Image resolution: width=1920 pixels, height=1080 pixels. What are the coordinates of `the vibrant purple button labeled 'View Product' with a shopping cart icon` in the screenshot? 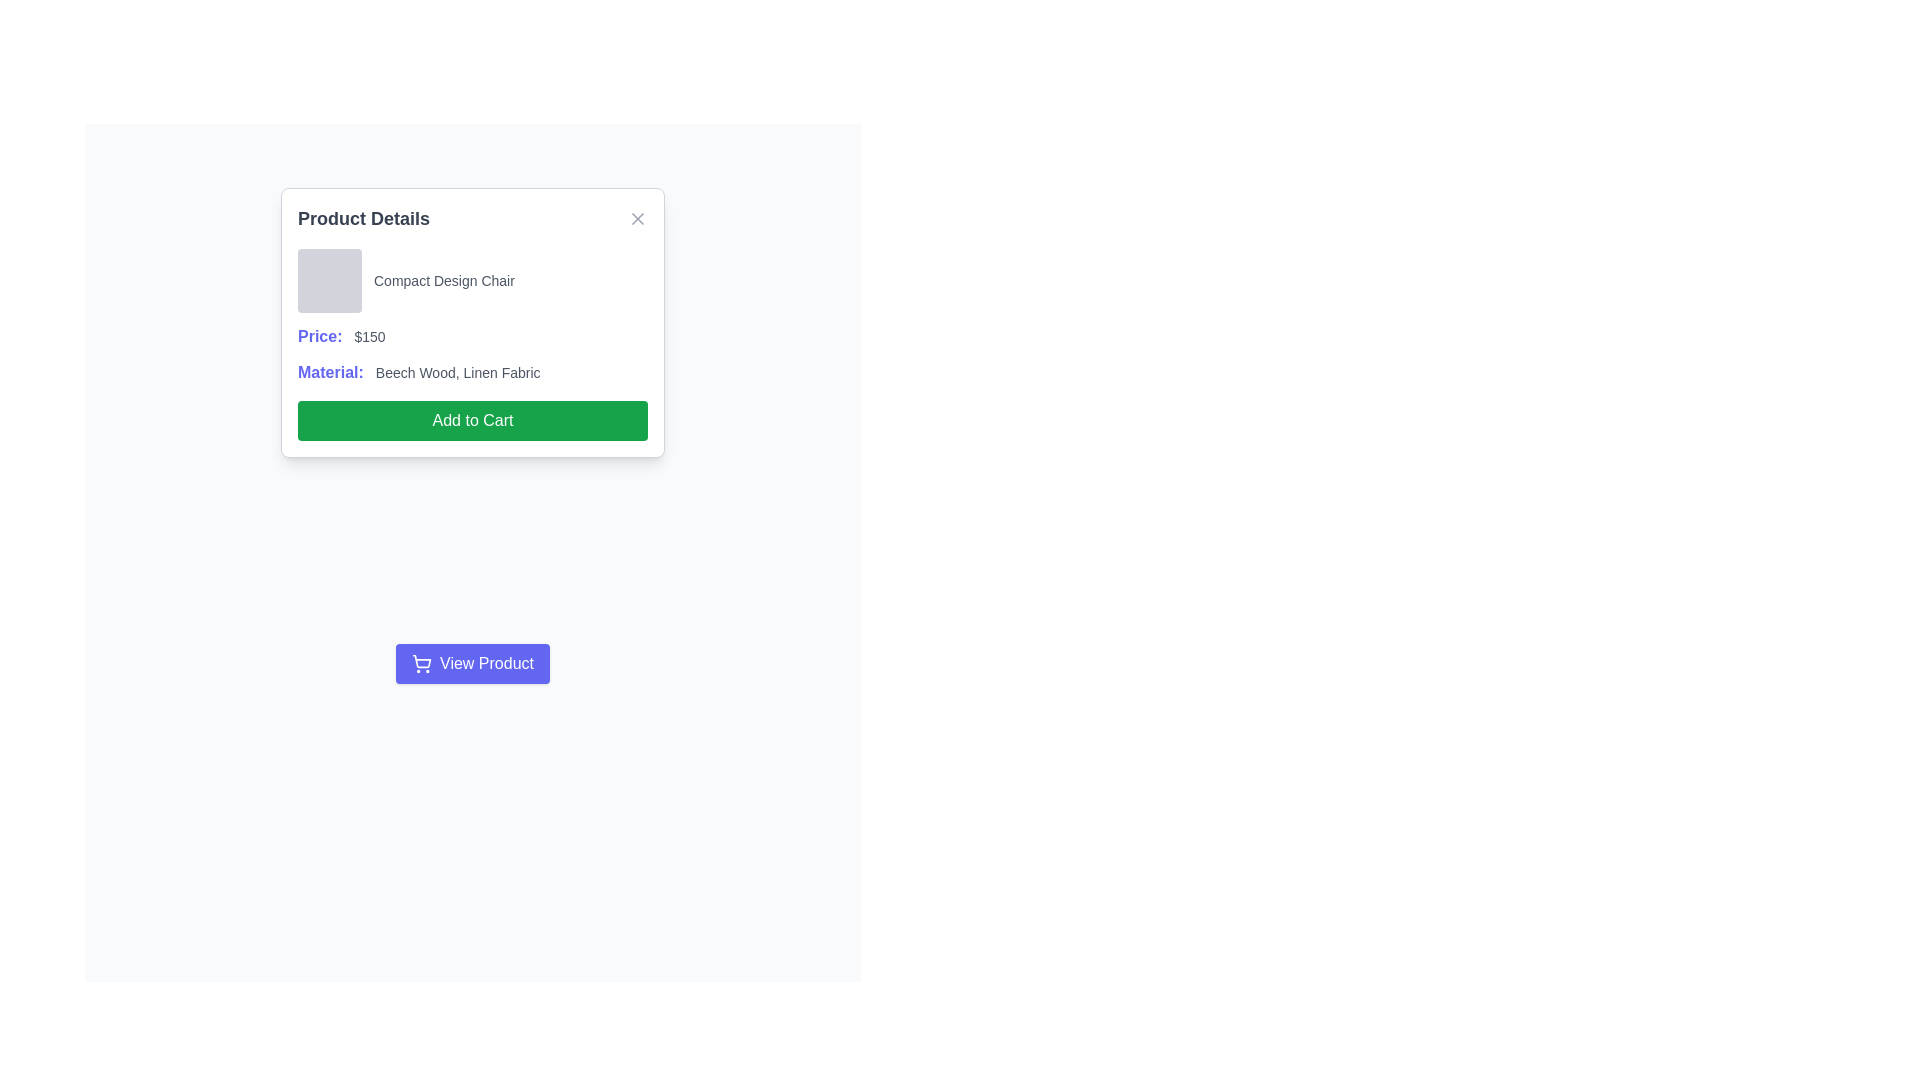 It's located at (471, 663).